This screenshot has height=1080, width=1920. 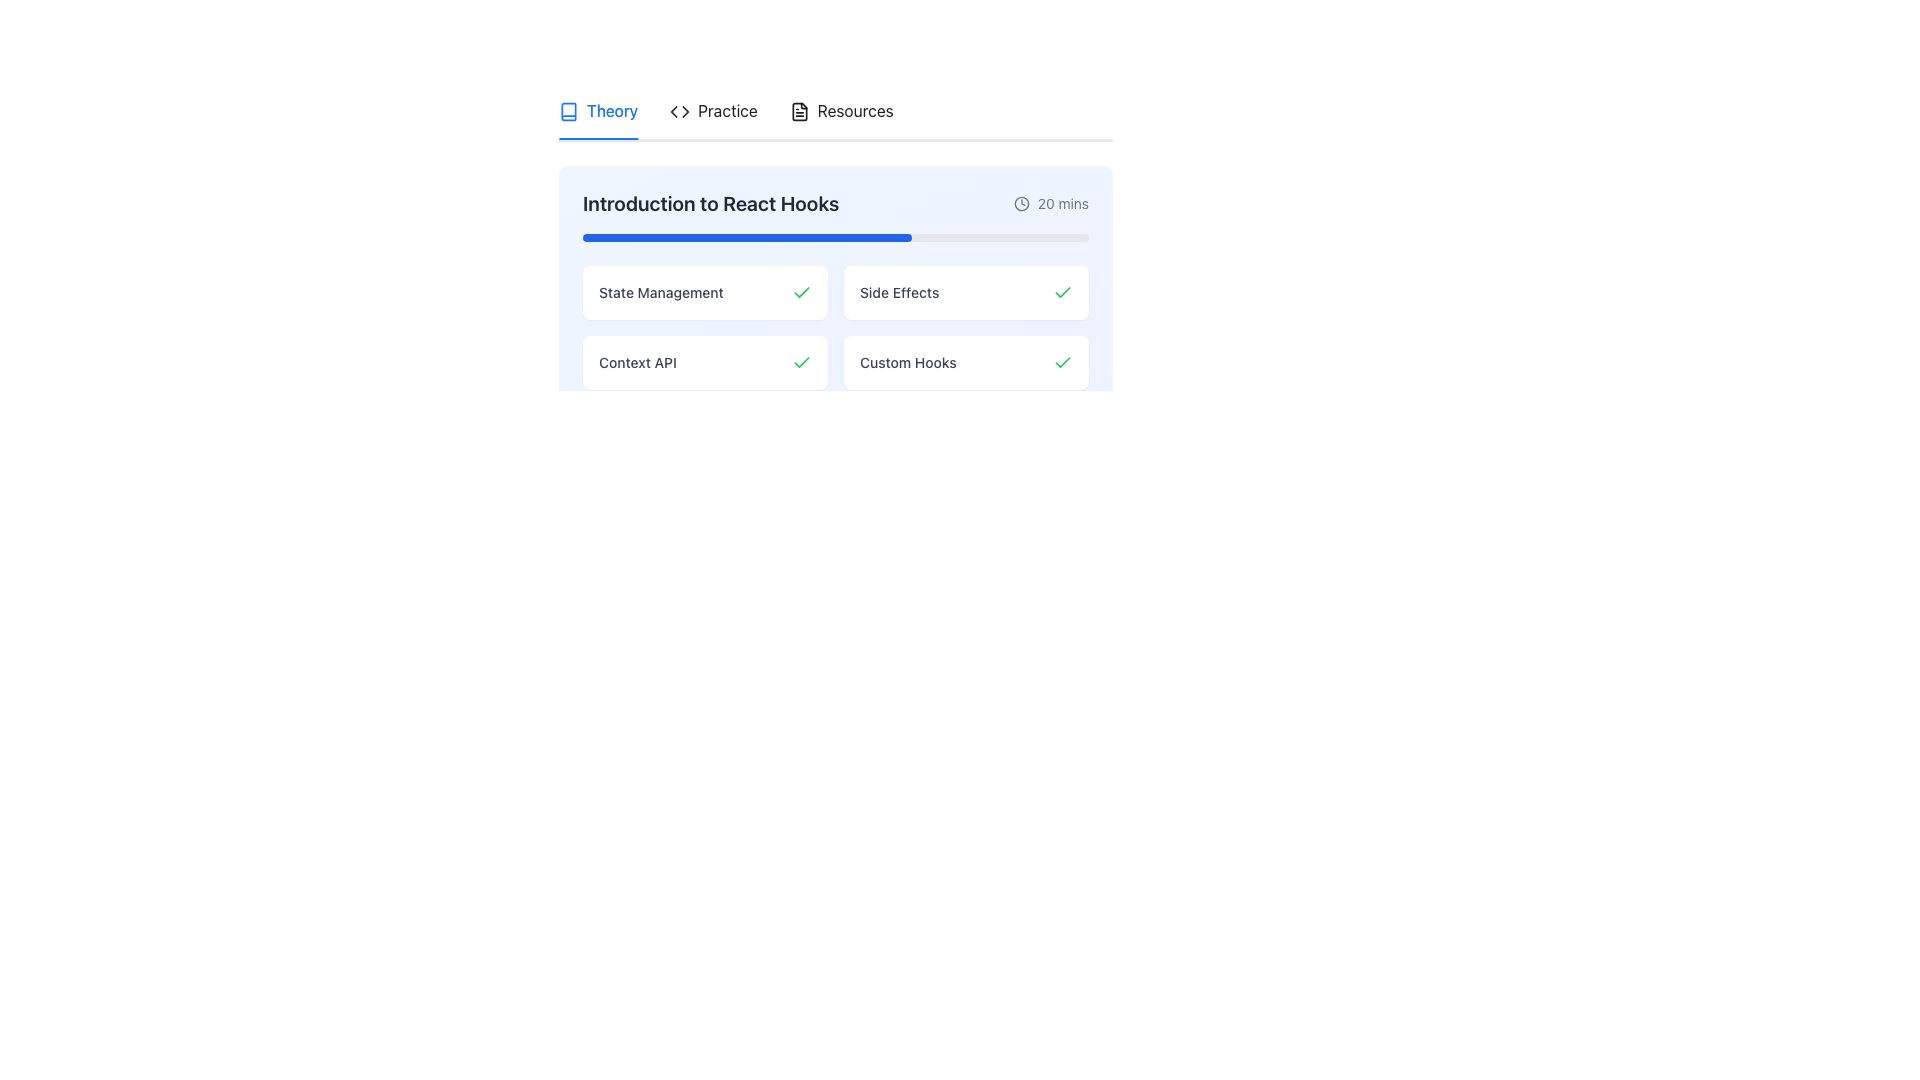 I want to click on the icon resembling a pair of chevrons pointing in opposite directions, located on the left side of the 'Practice' text, so click(x=680, y=111).